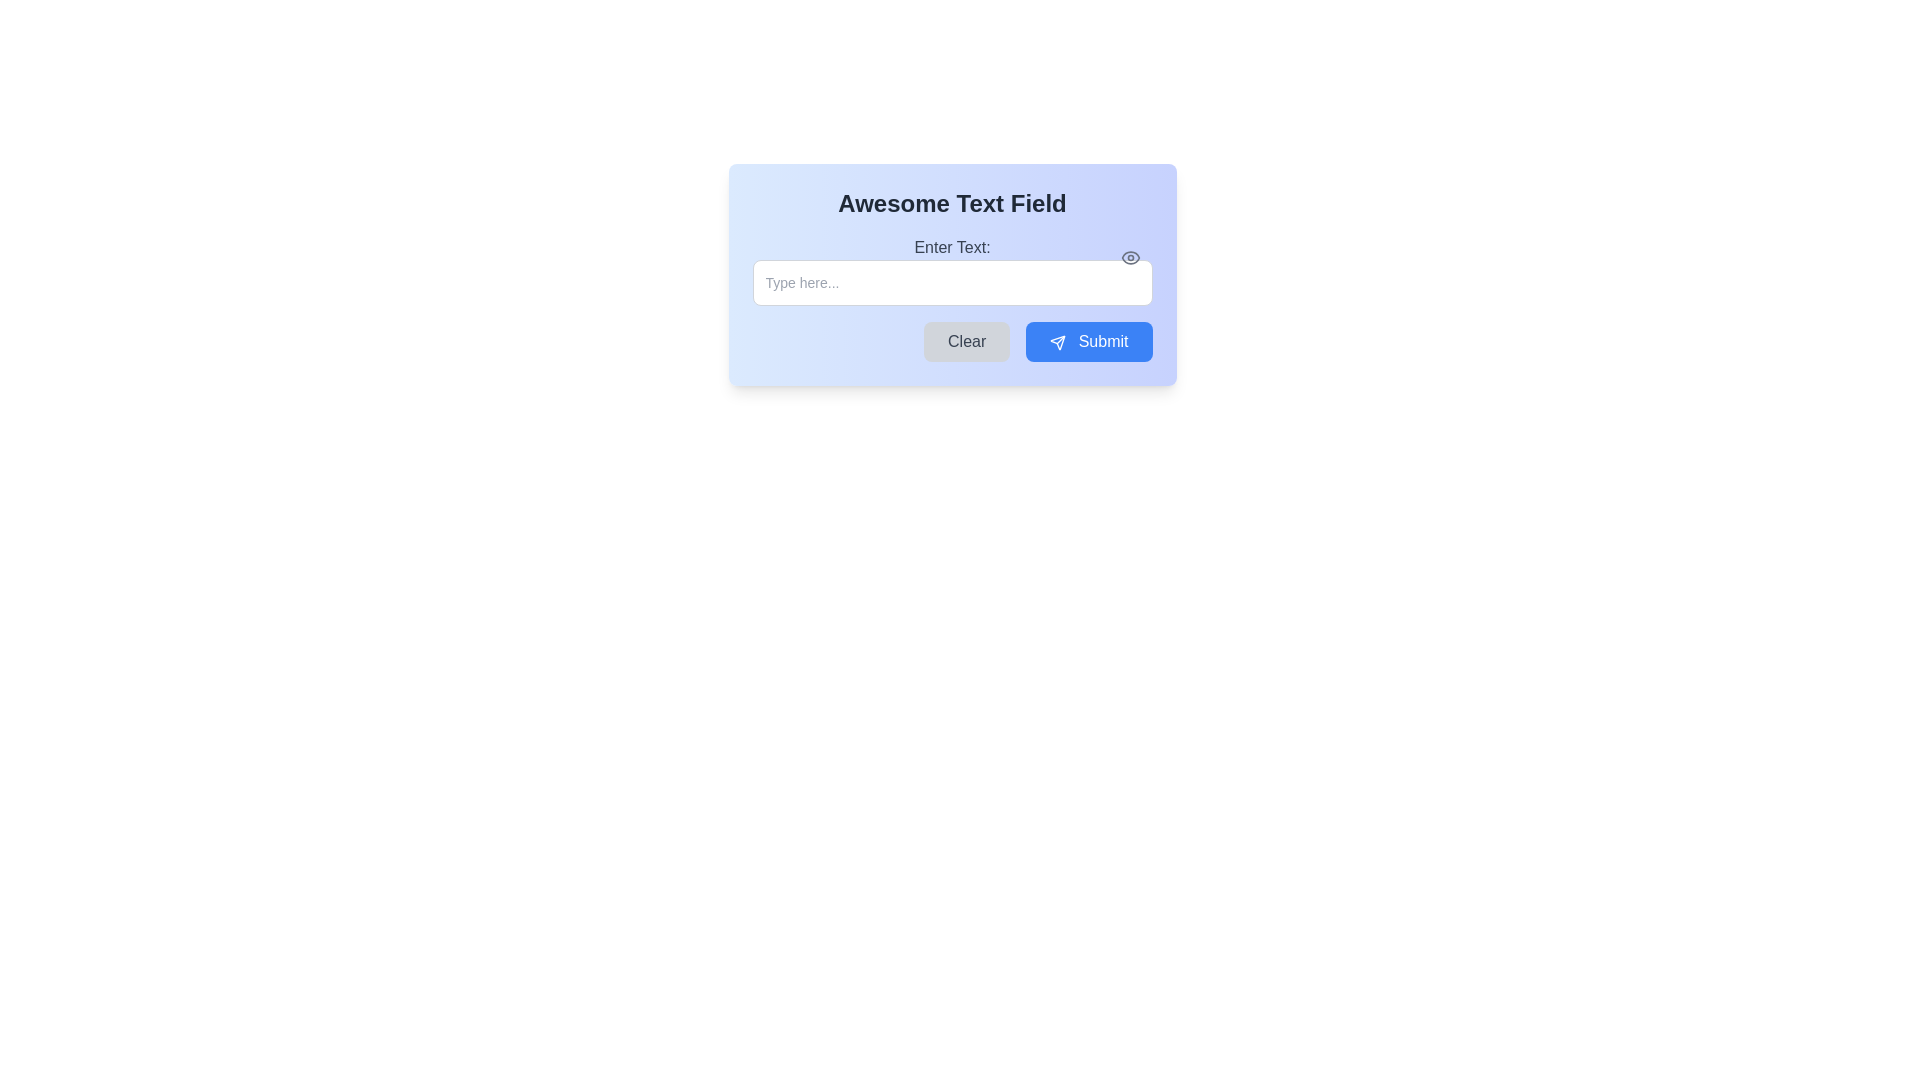  Describe the element at coordinates (1056, 341) in the screenshot. I see `the SVG icon located on the left side of the text within the 'Submit' button to interact with the button that submits the entered information` at that location.